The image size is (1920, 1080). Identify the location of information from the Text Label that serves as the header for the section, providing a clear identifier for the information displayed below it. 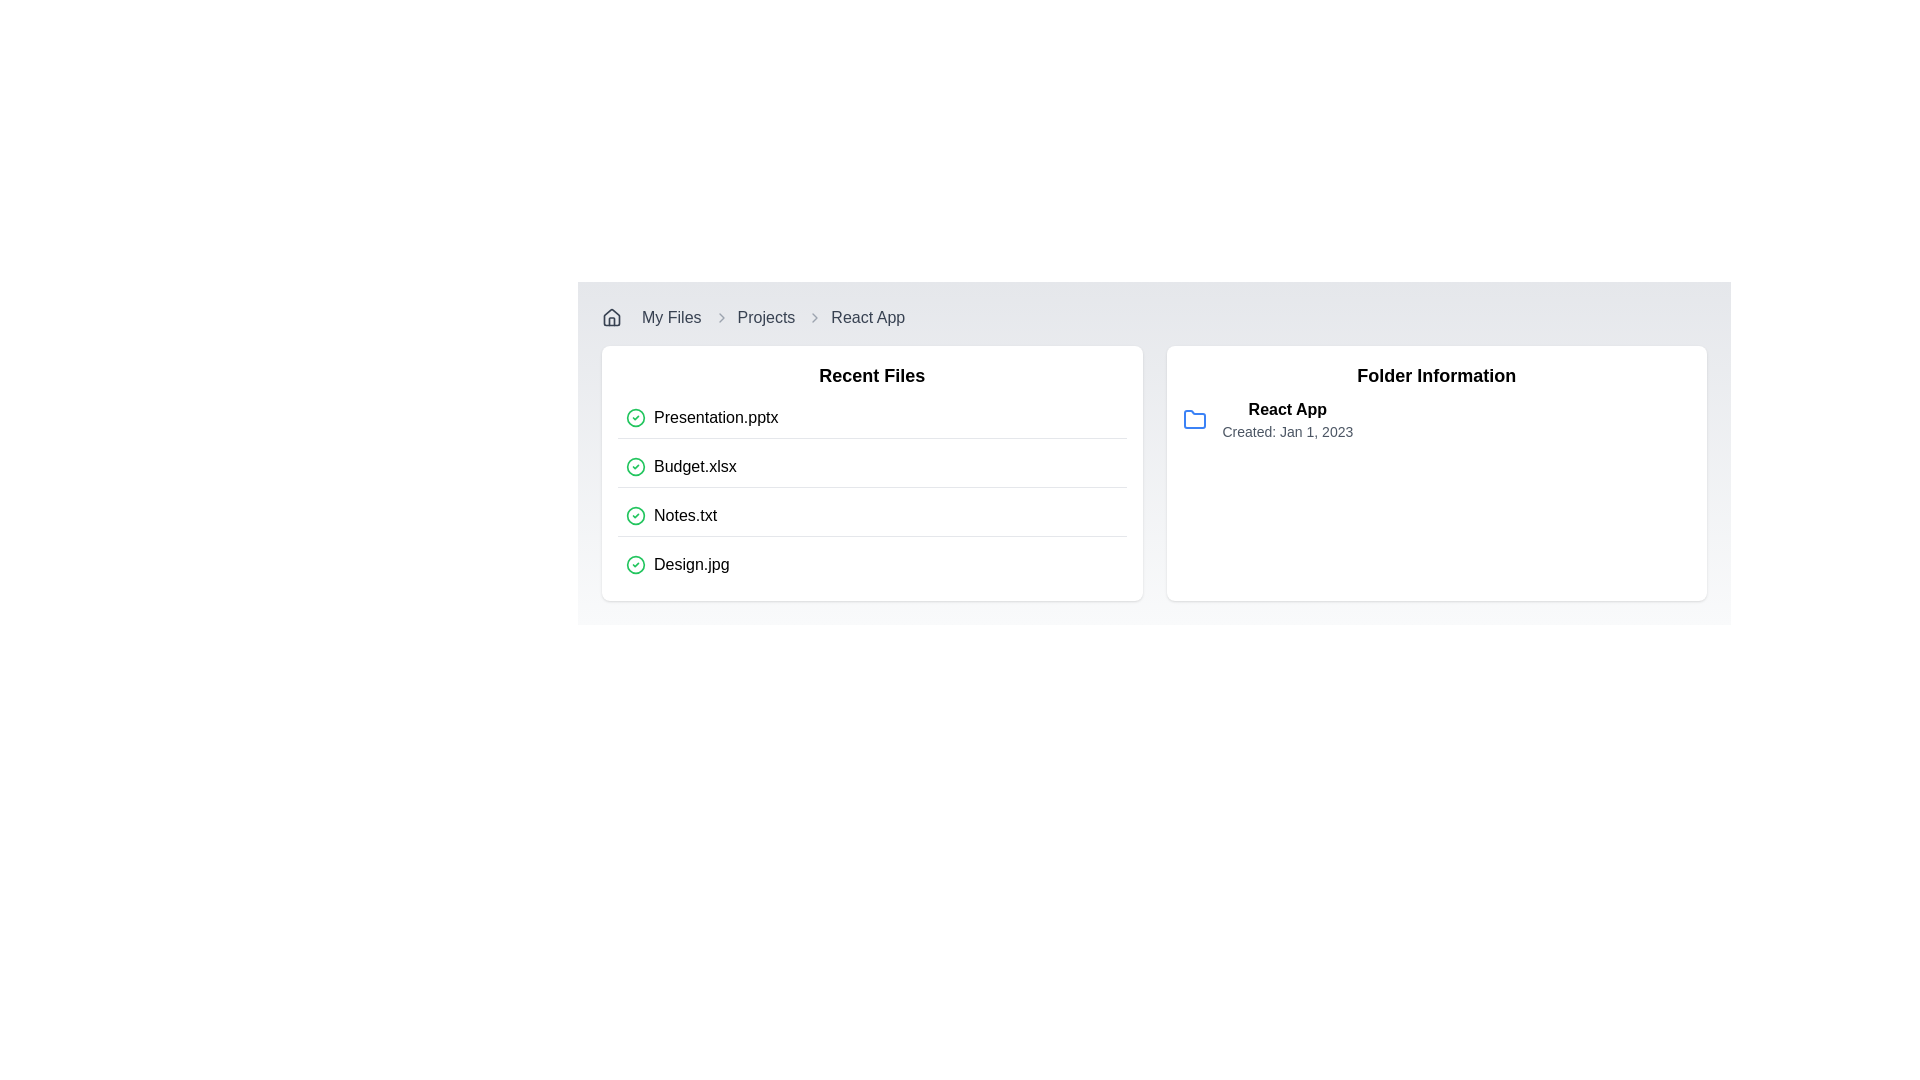
(1435, 375).